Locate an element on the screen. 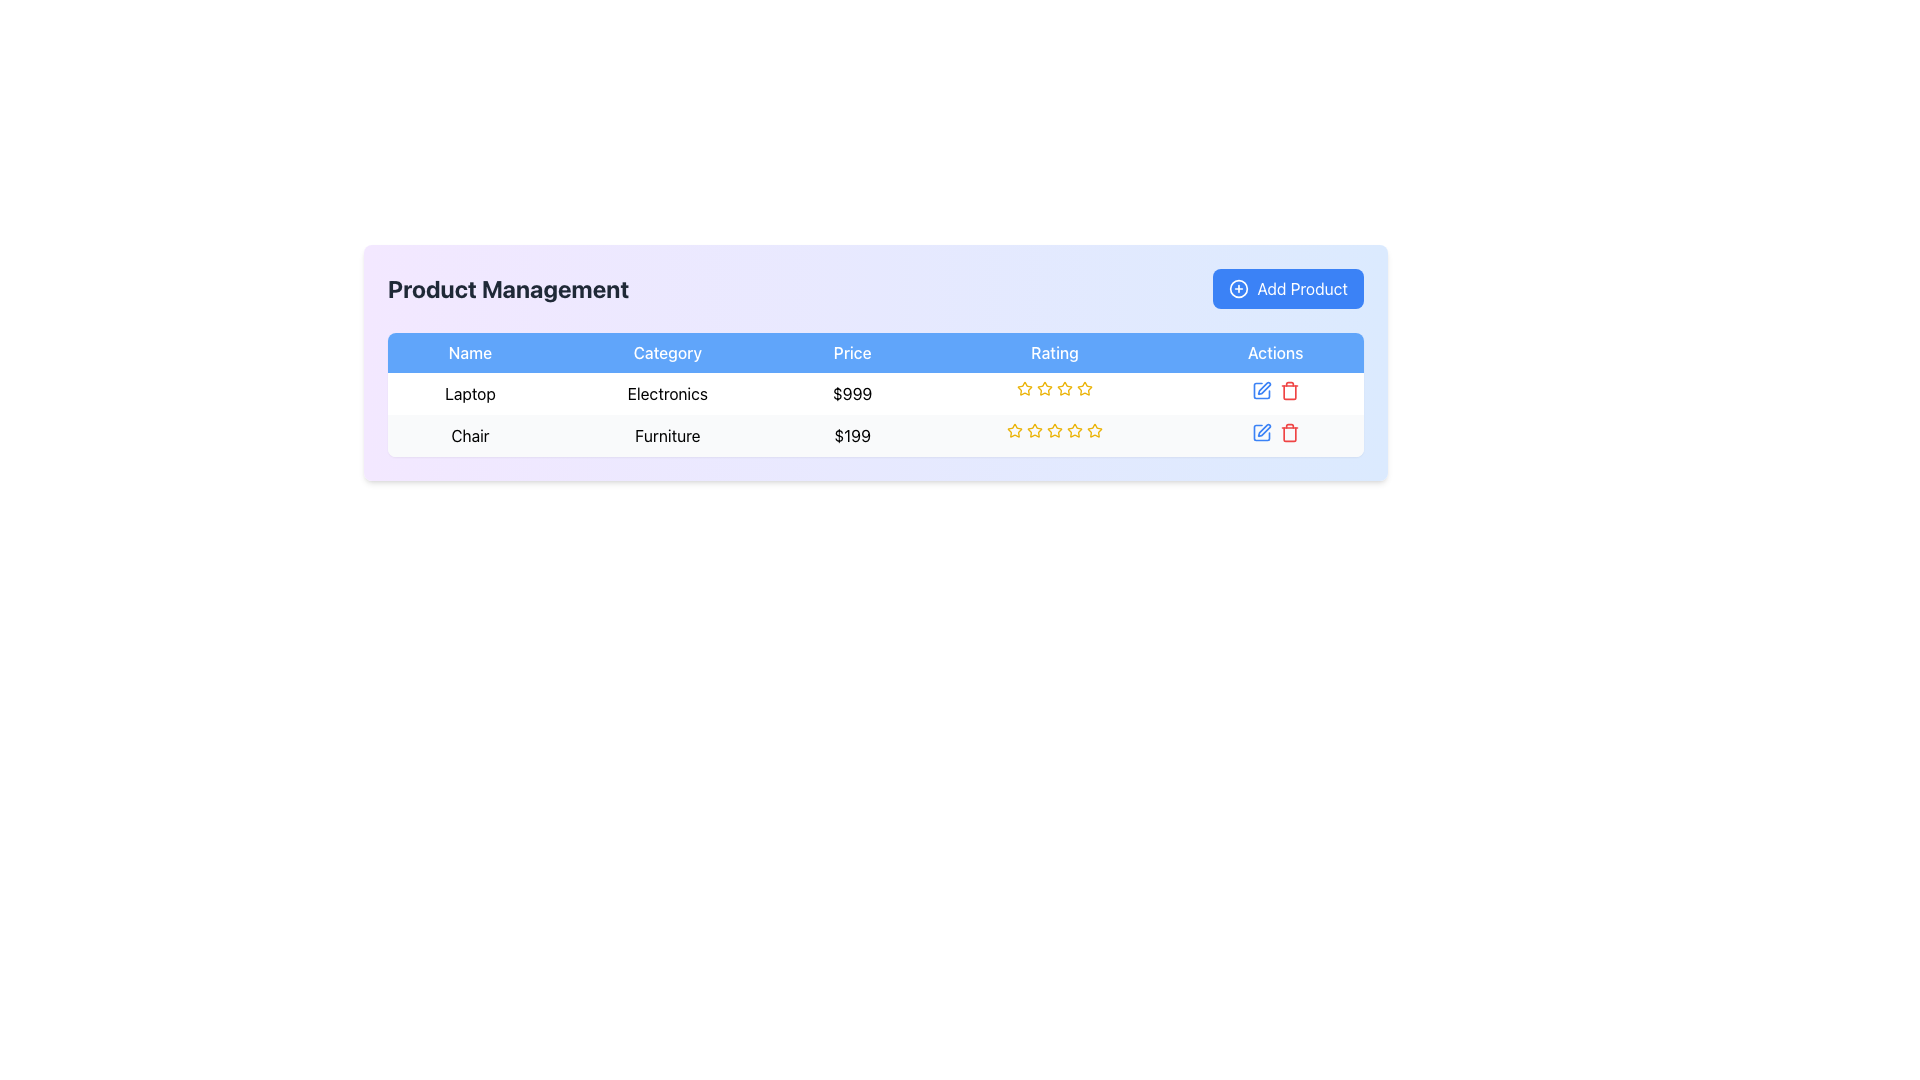  the yellow filled star icon in the 'Rating' column of the second row corresponding to the product 'Chair' is located at coordinates (1035, 429).